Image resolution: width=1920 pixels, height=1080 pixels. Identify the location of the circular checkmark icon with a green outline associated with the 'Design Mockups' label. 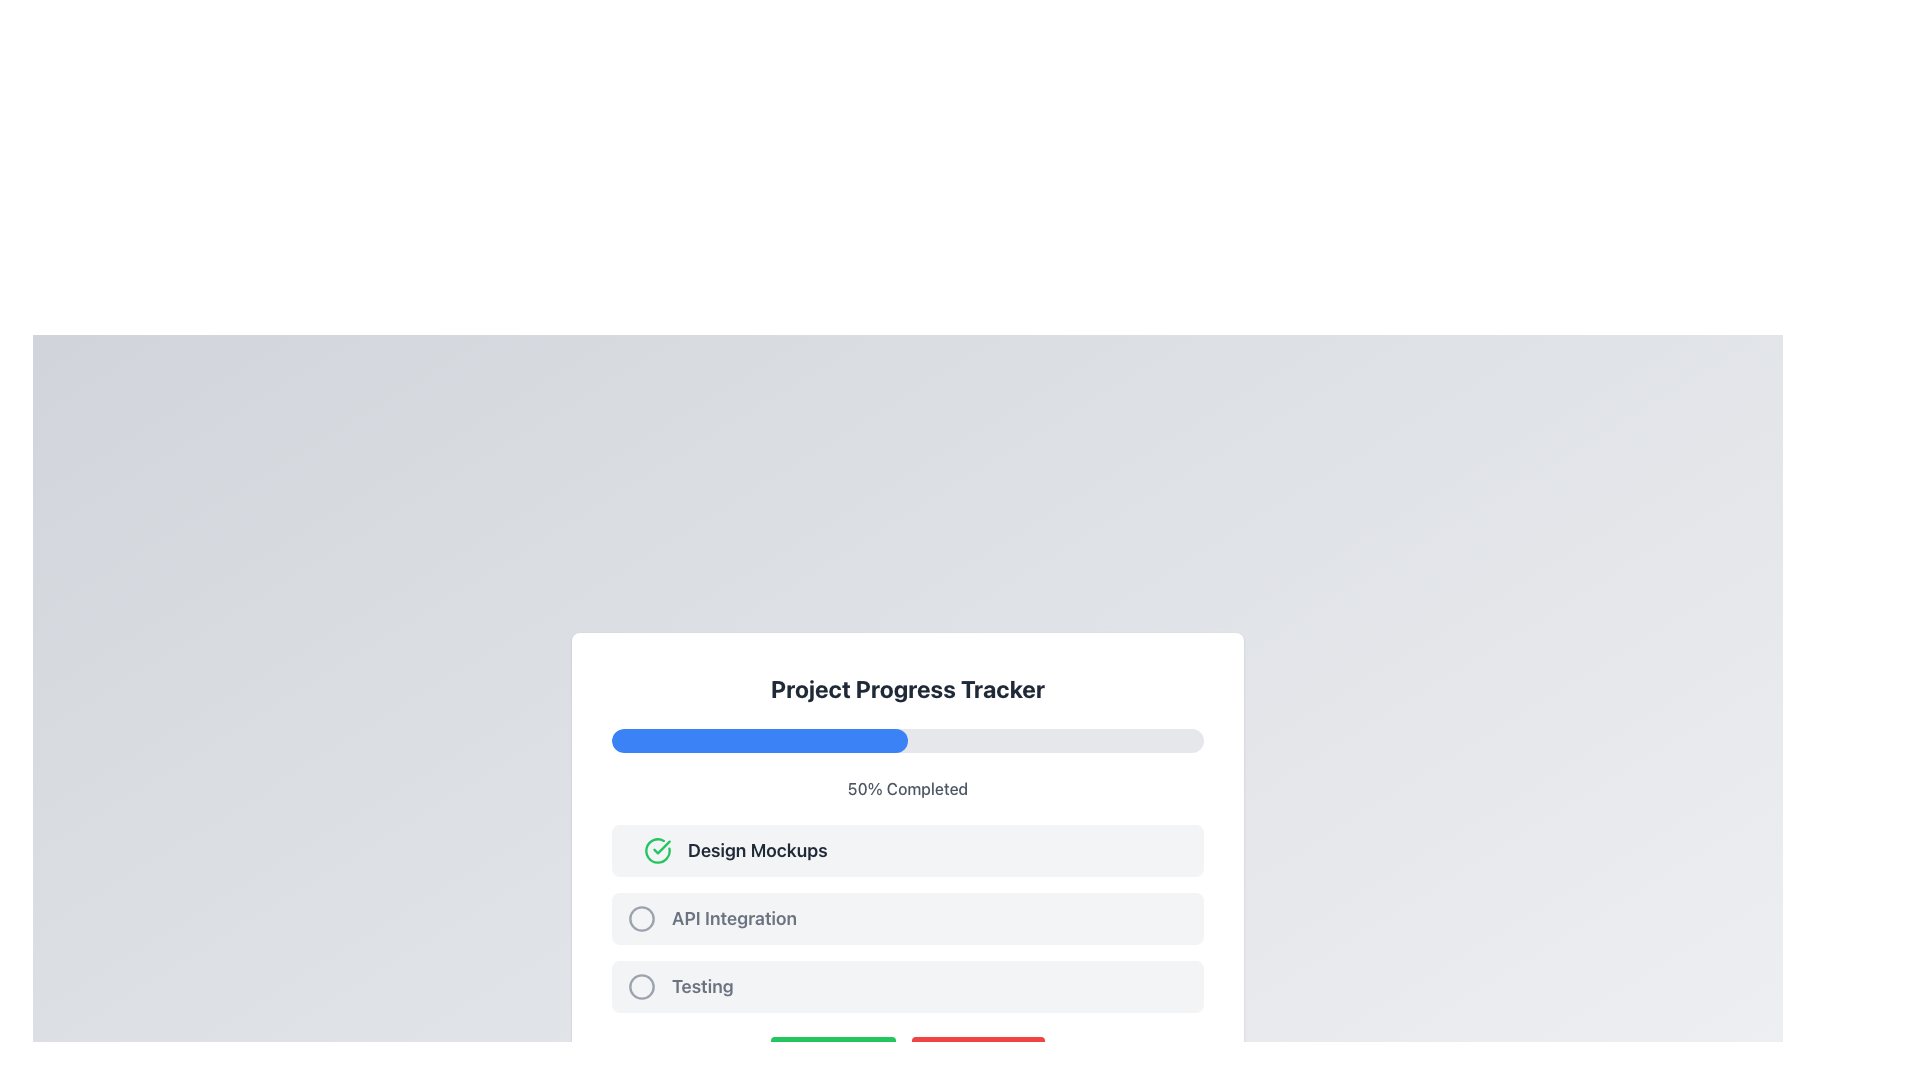
(657, 851).